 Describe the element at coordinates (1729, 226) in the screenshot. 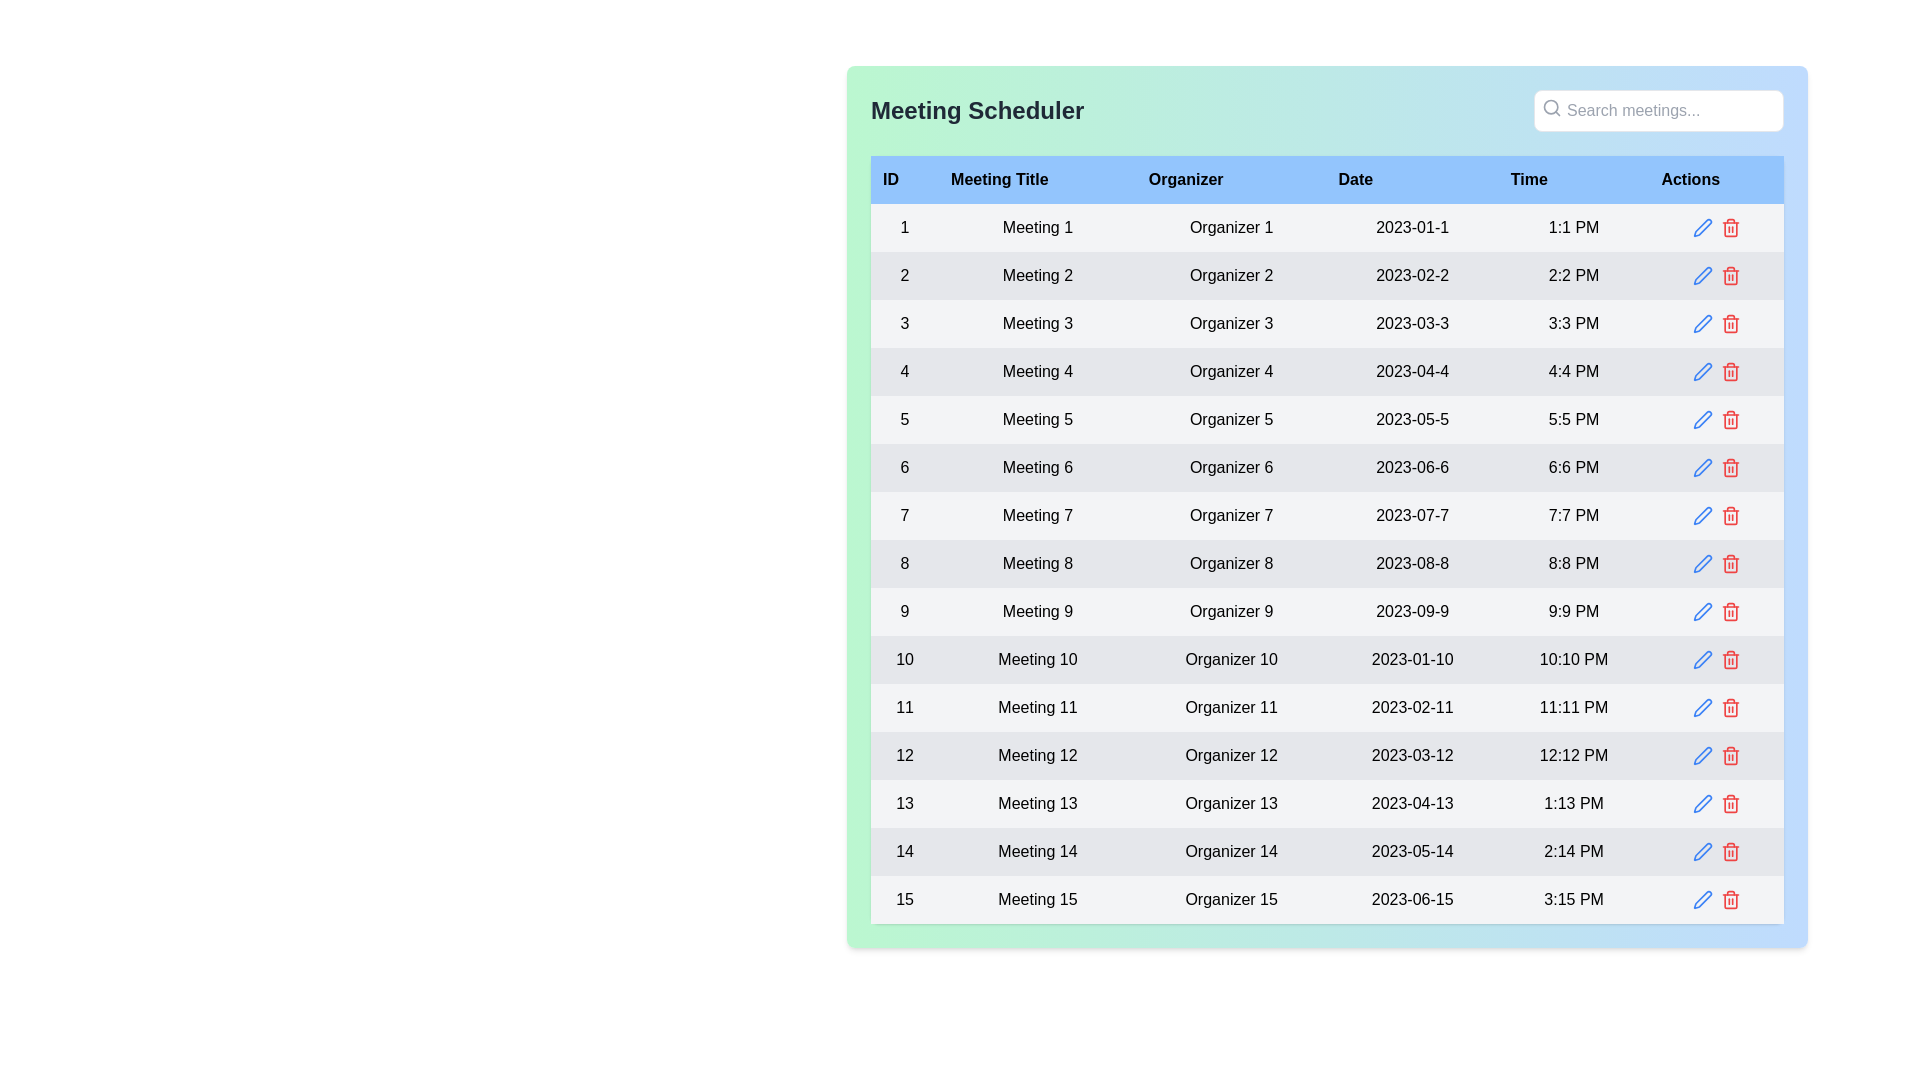

I see `the delete icon button located in the 'Actions' column of the data table, specifically the second icon after the edit icon` at that location.